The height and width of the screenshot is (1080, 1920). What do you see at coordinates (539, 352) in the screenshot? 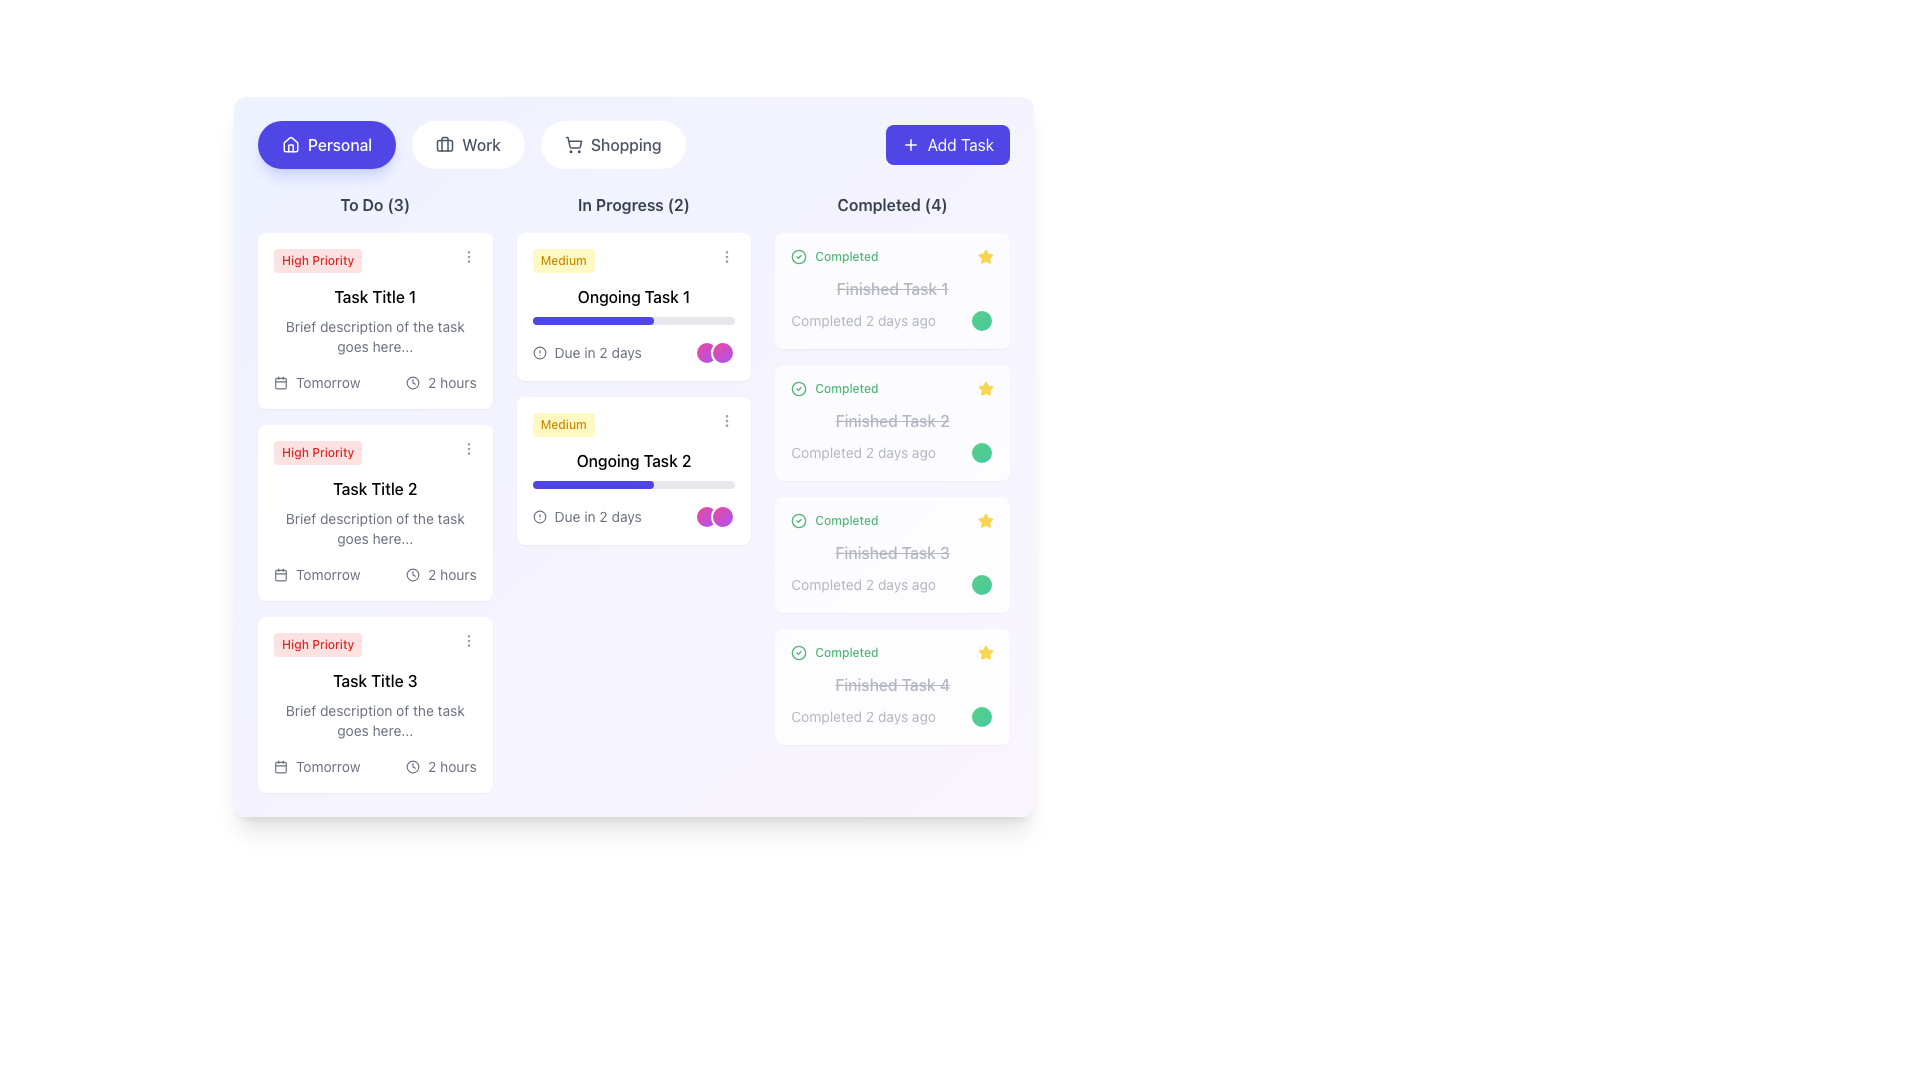
I see `the circular icon with an alert symbol located in the 'In Progress' section of the 'Ongoing Task 1' card, next to the text 'Due in 2 days'` at bounding box center [539, 352].